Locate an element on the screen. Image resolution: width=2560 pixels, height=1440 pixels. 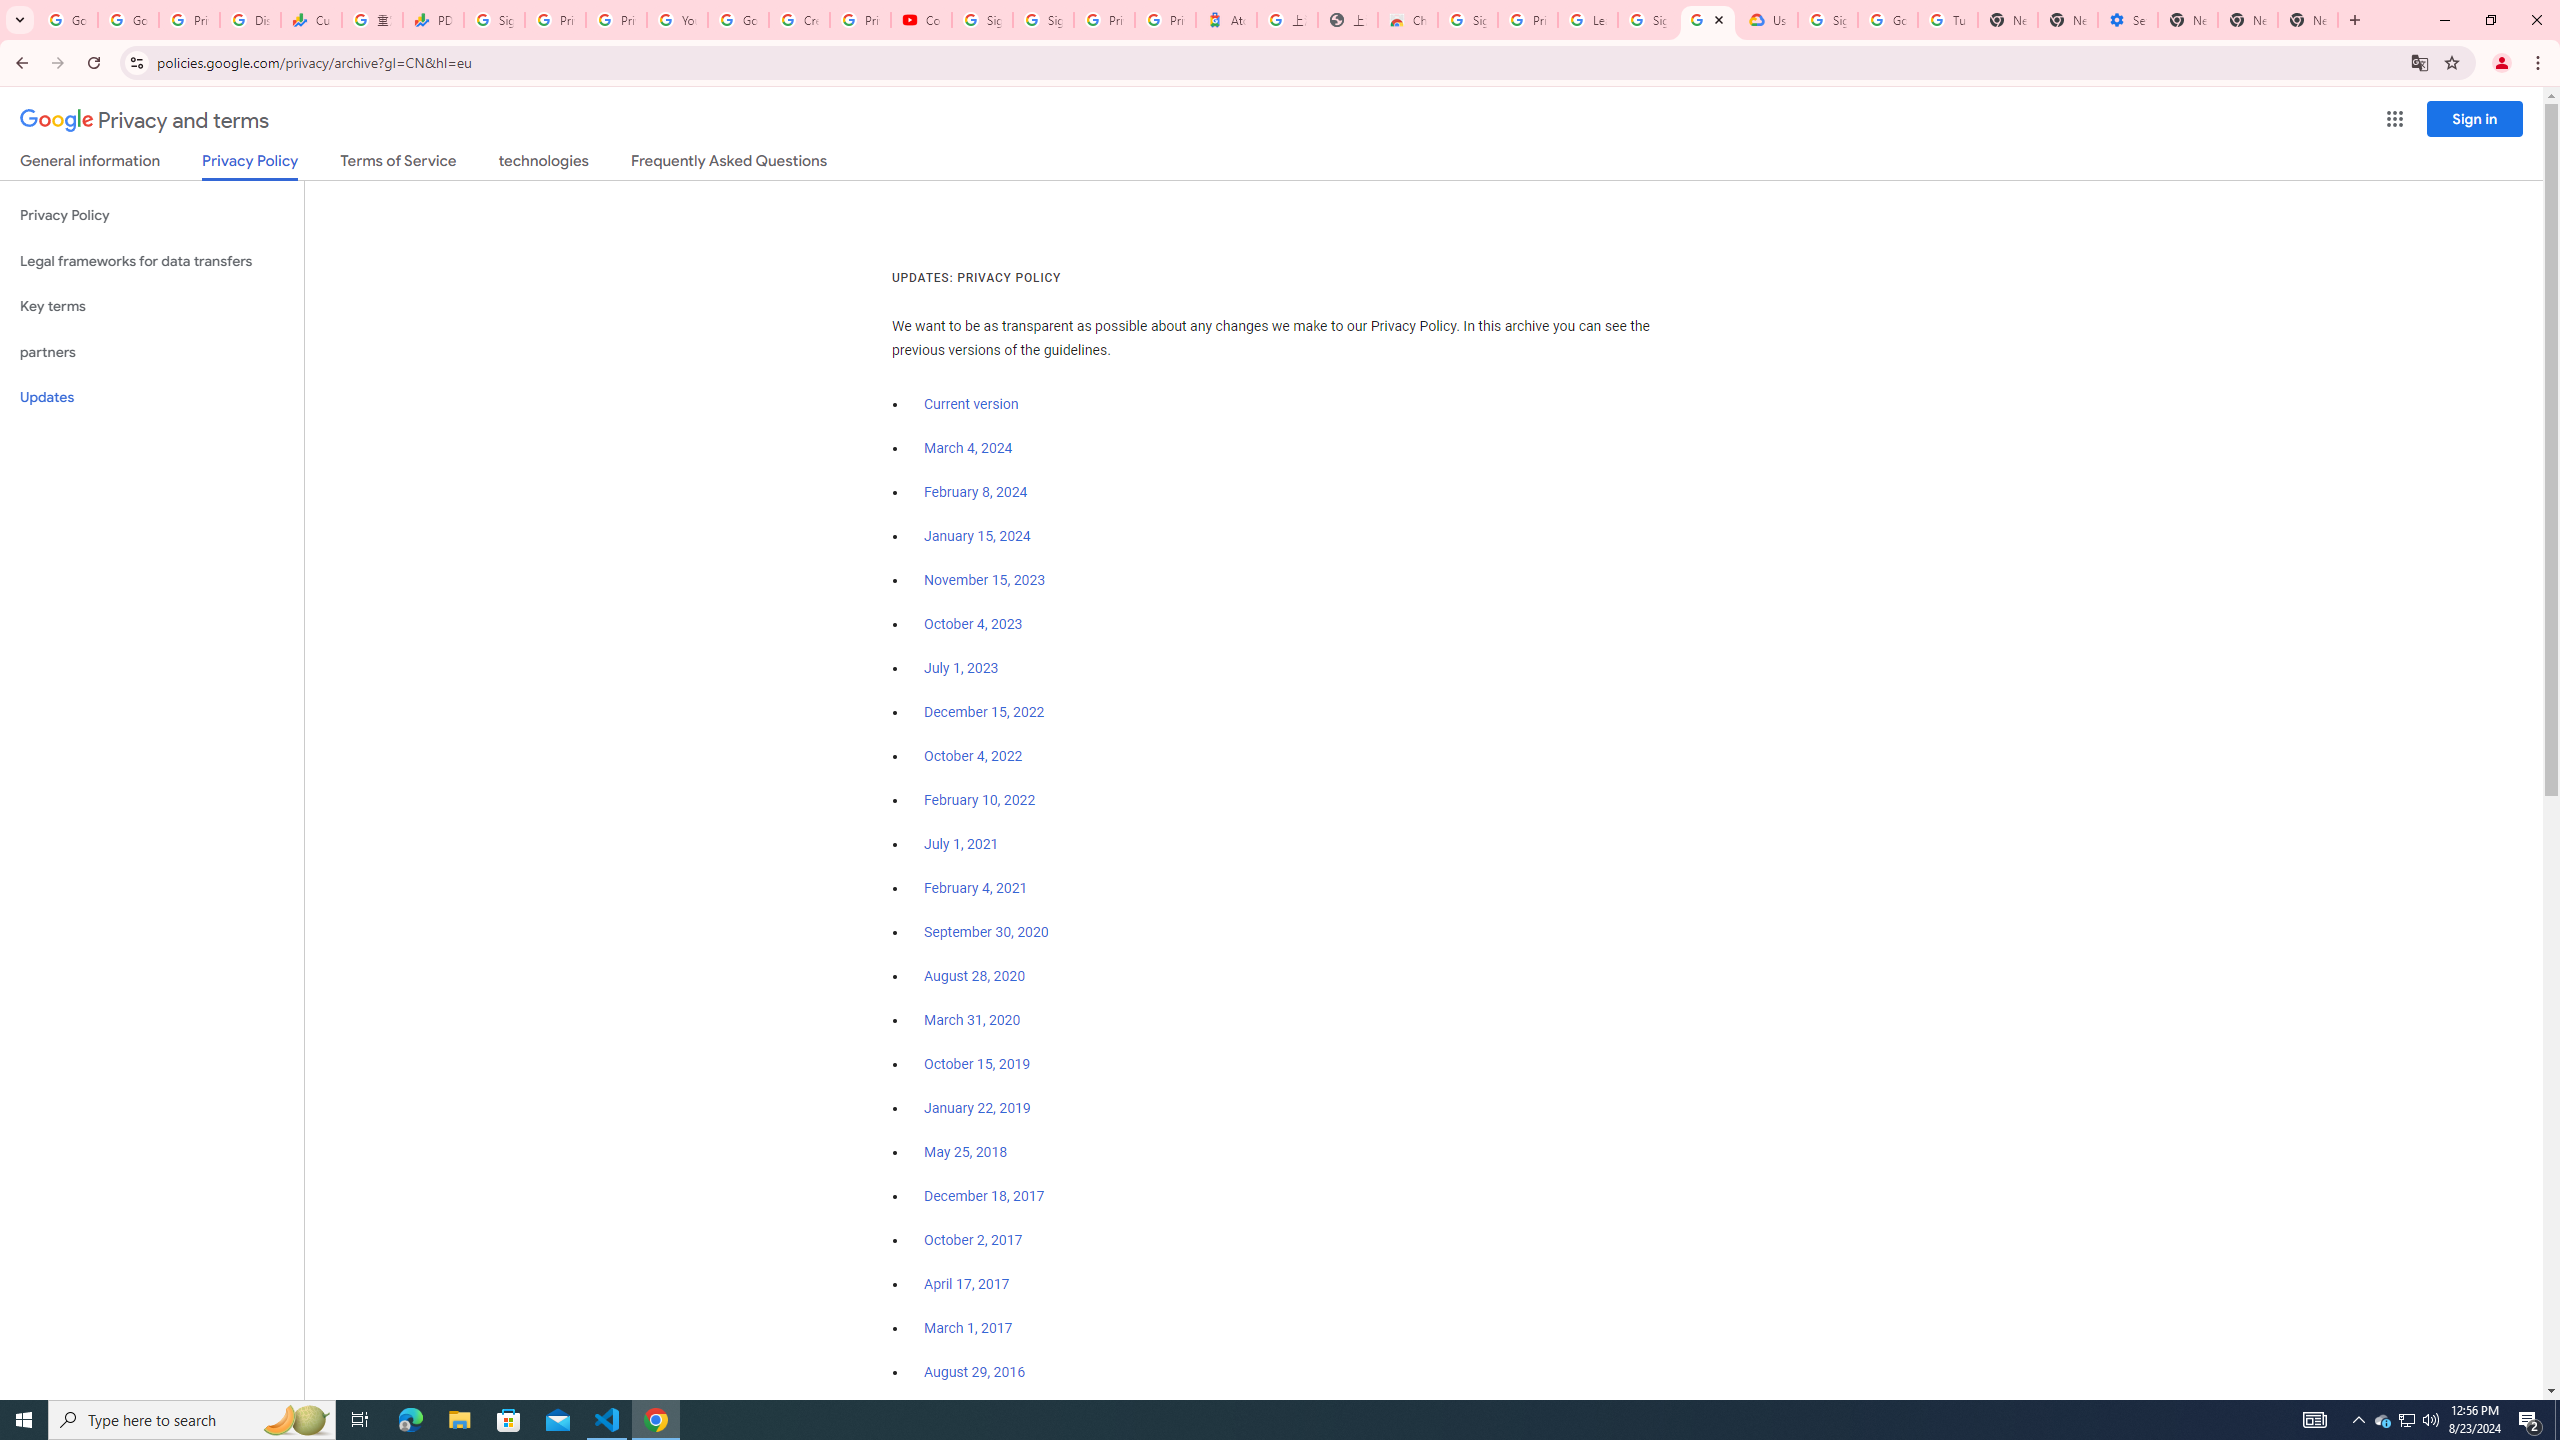
'January 15, 2024' is located at coordinates (977, 536).